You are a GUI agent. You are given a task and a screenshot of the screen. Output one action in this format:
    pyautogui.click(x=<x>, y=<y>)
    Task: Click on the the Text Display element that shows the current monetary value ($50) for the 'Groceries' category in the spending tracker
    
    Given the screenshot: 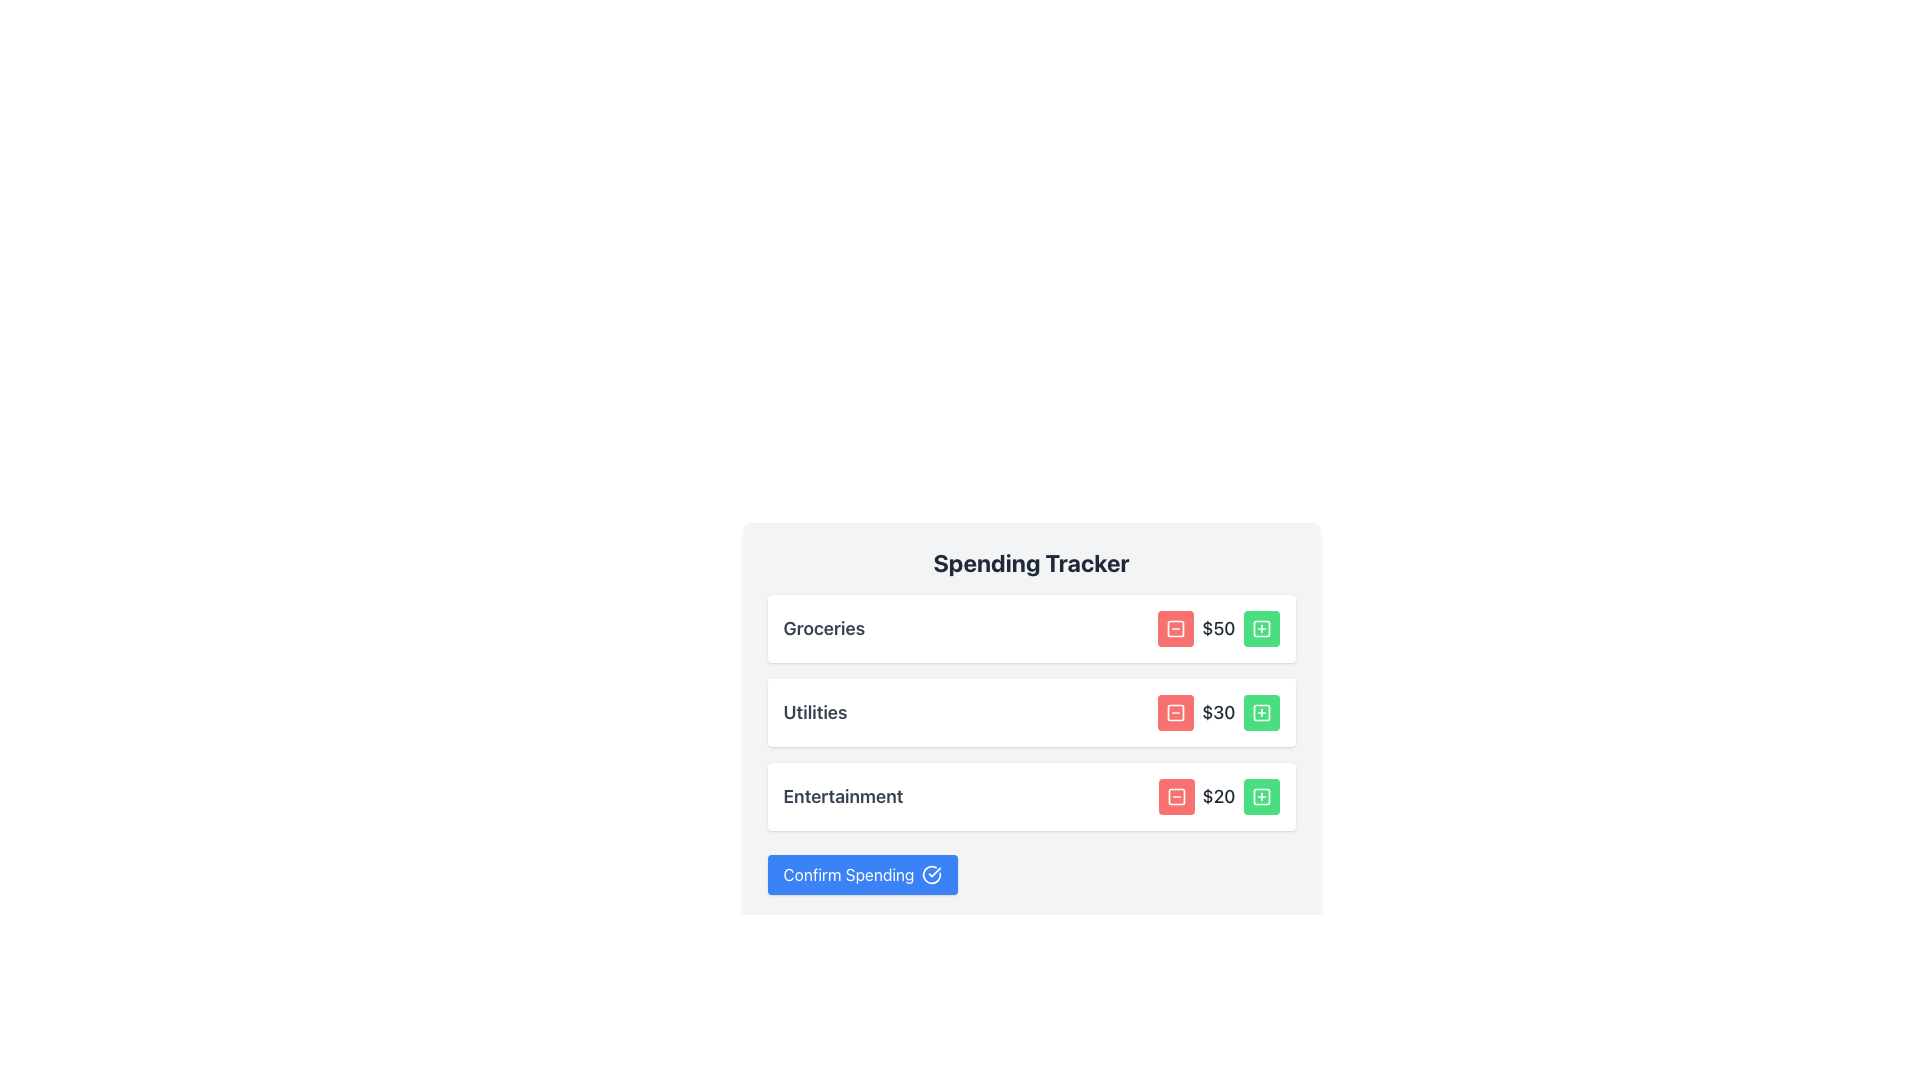 What is the action you would take?
    pyautogui.click(x=1217, y=627)
    